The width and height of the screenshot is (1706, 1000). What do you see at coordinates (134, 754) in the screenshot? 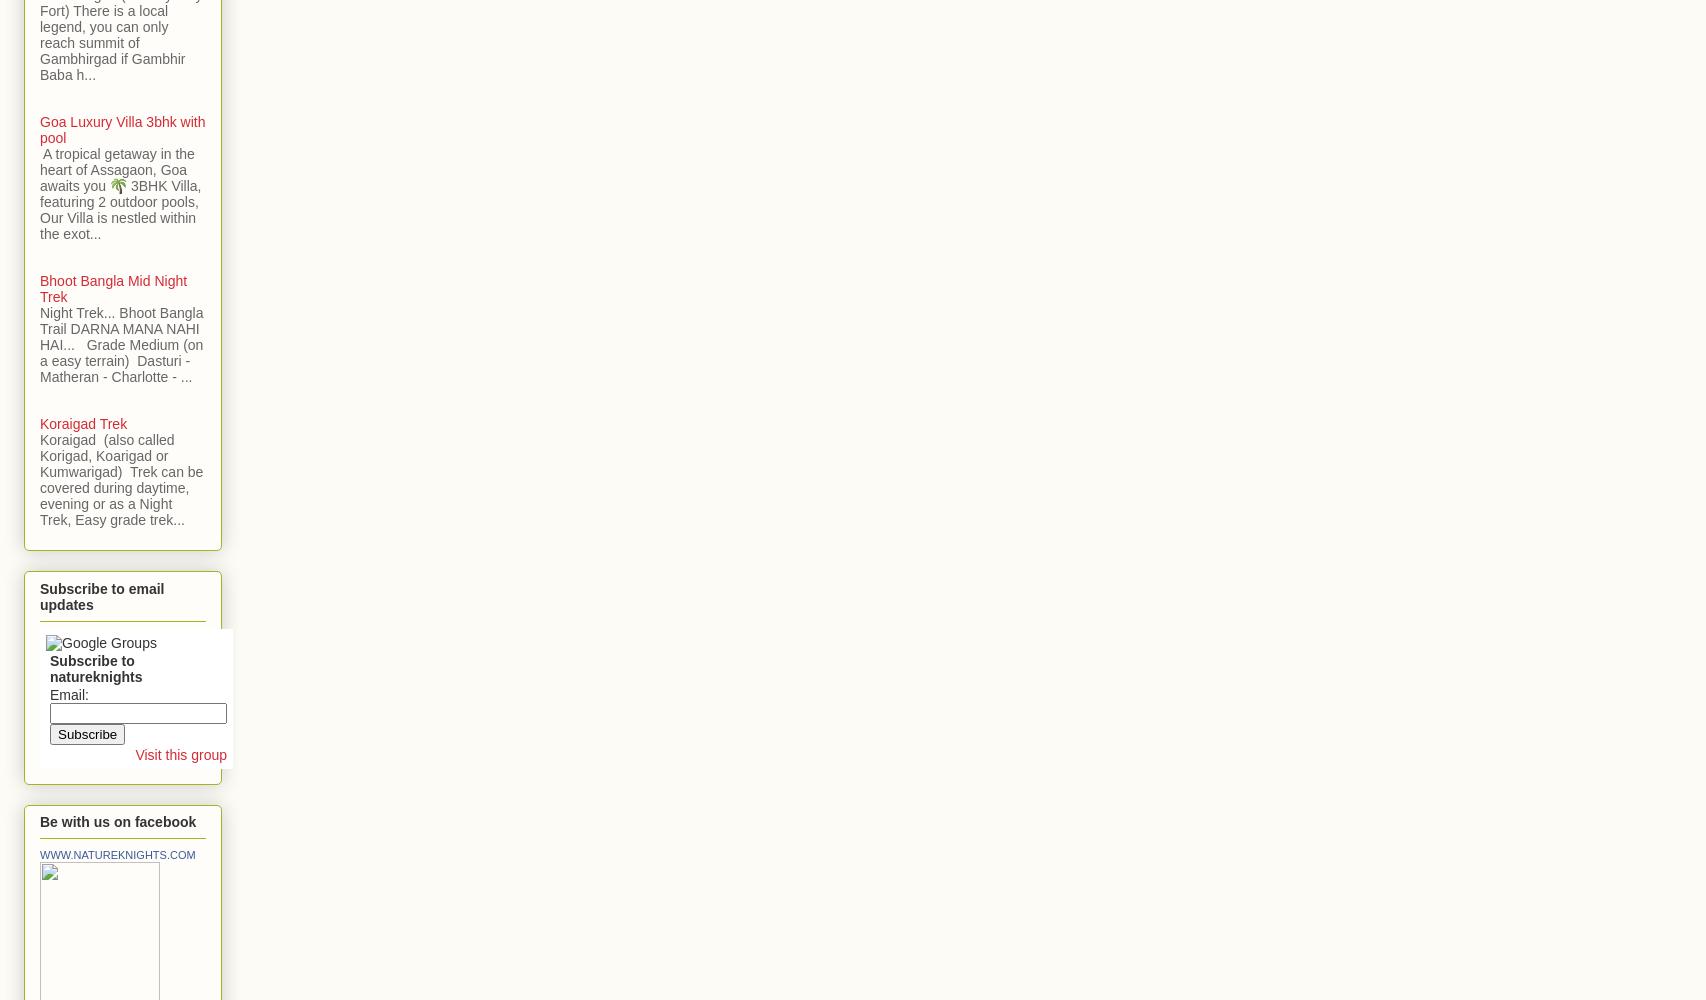
I see `'Visit this group'` at bounding box center [134, 754].